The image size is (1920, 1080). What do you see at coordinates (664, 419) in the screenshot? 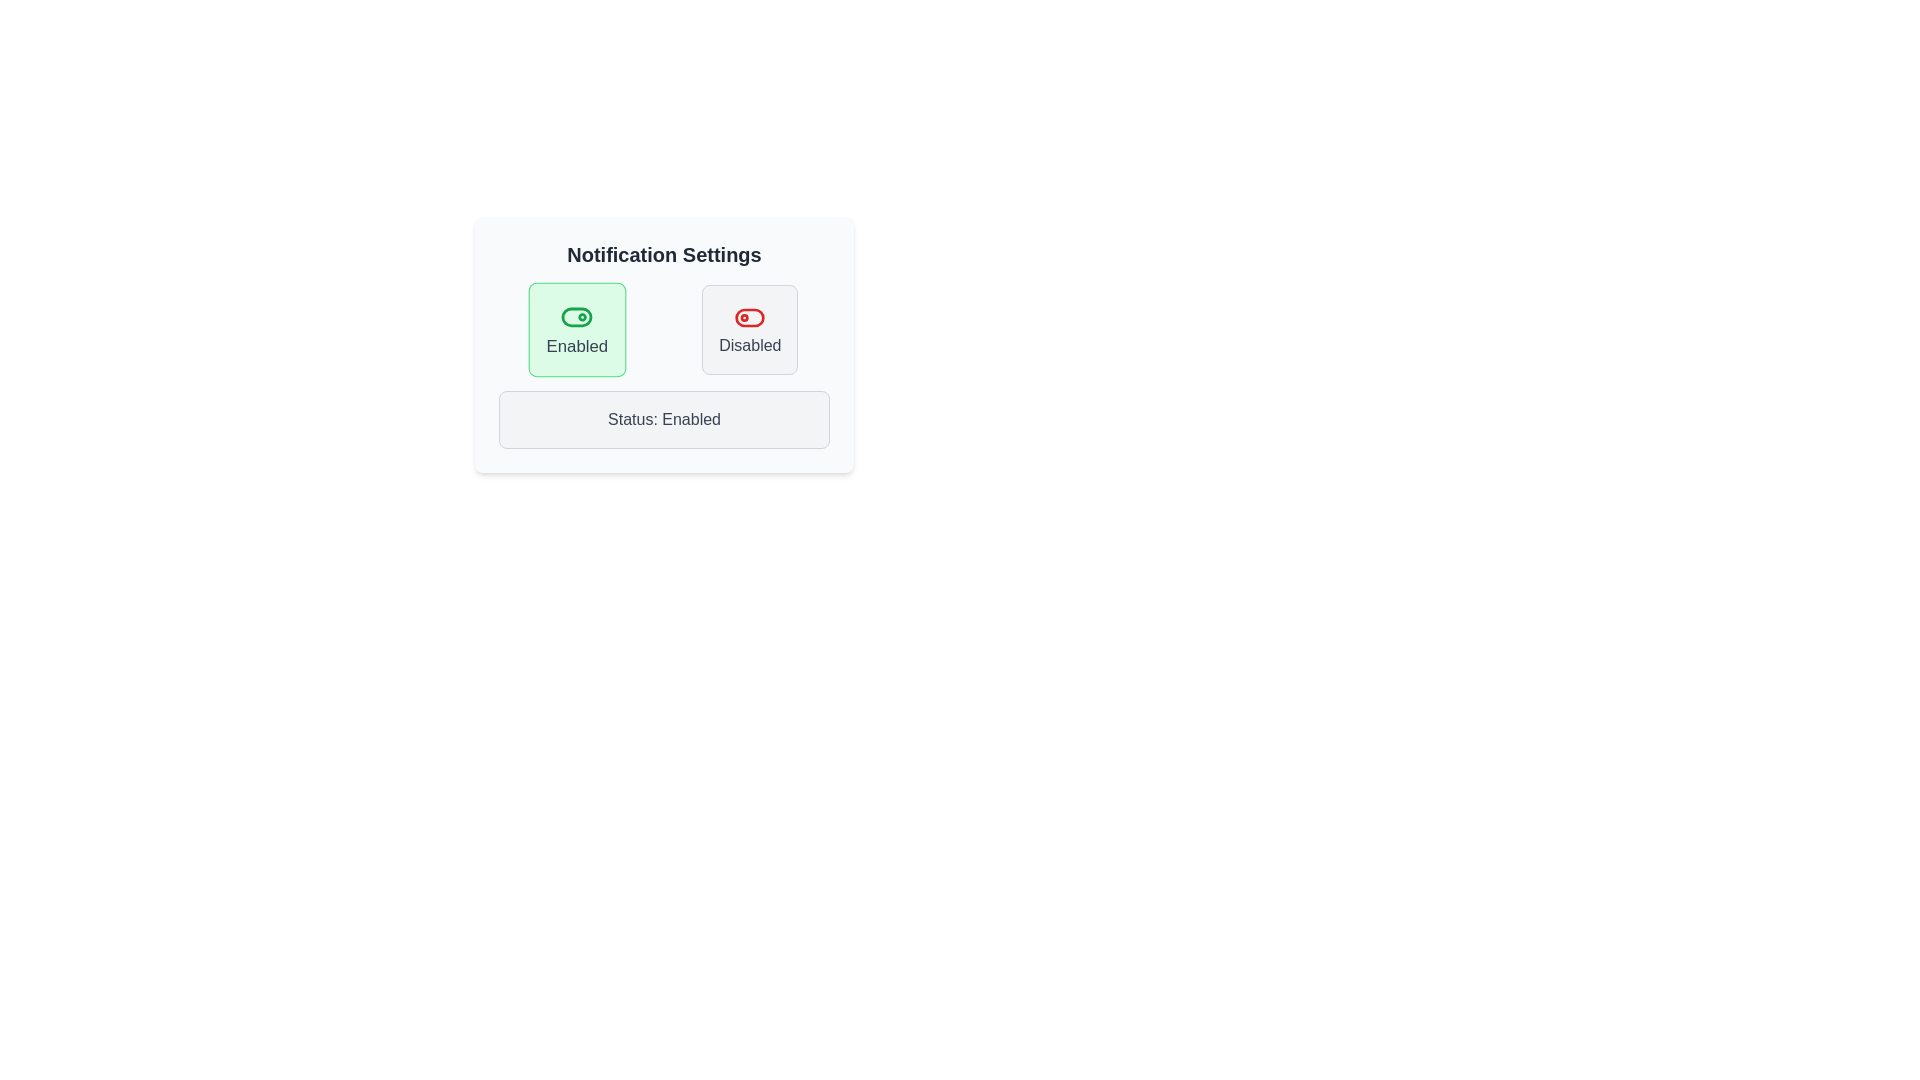
I see `the static label that displays the current state or mode, which is located at the bottom of the 'Notification Settings' card` at bounding box center [664, 419].